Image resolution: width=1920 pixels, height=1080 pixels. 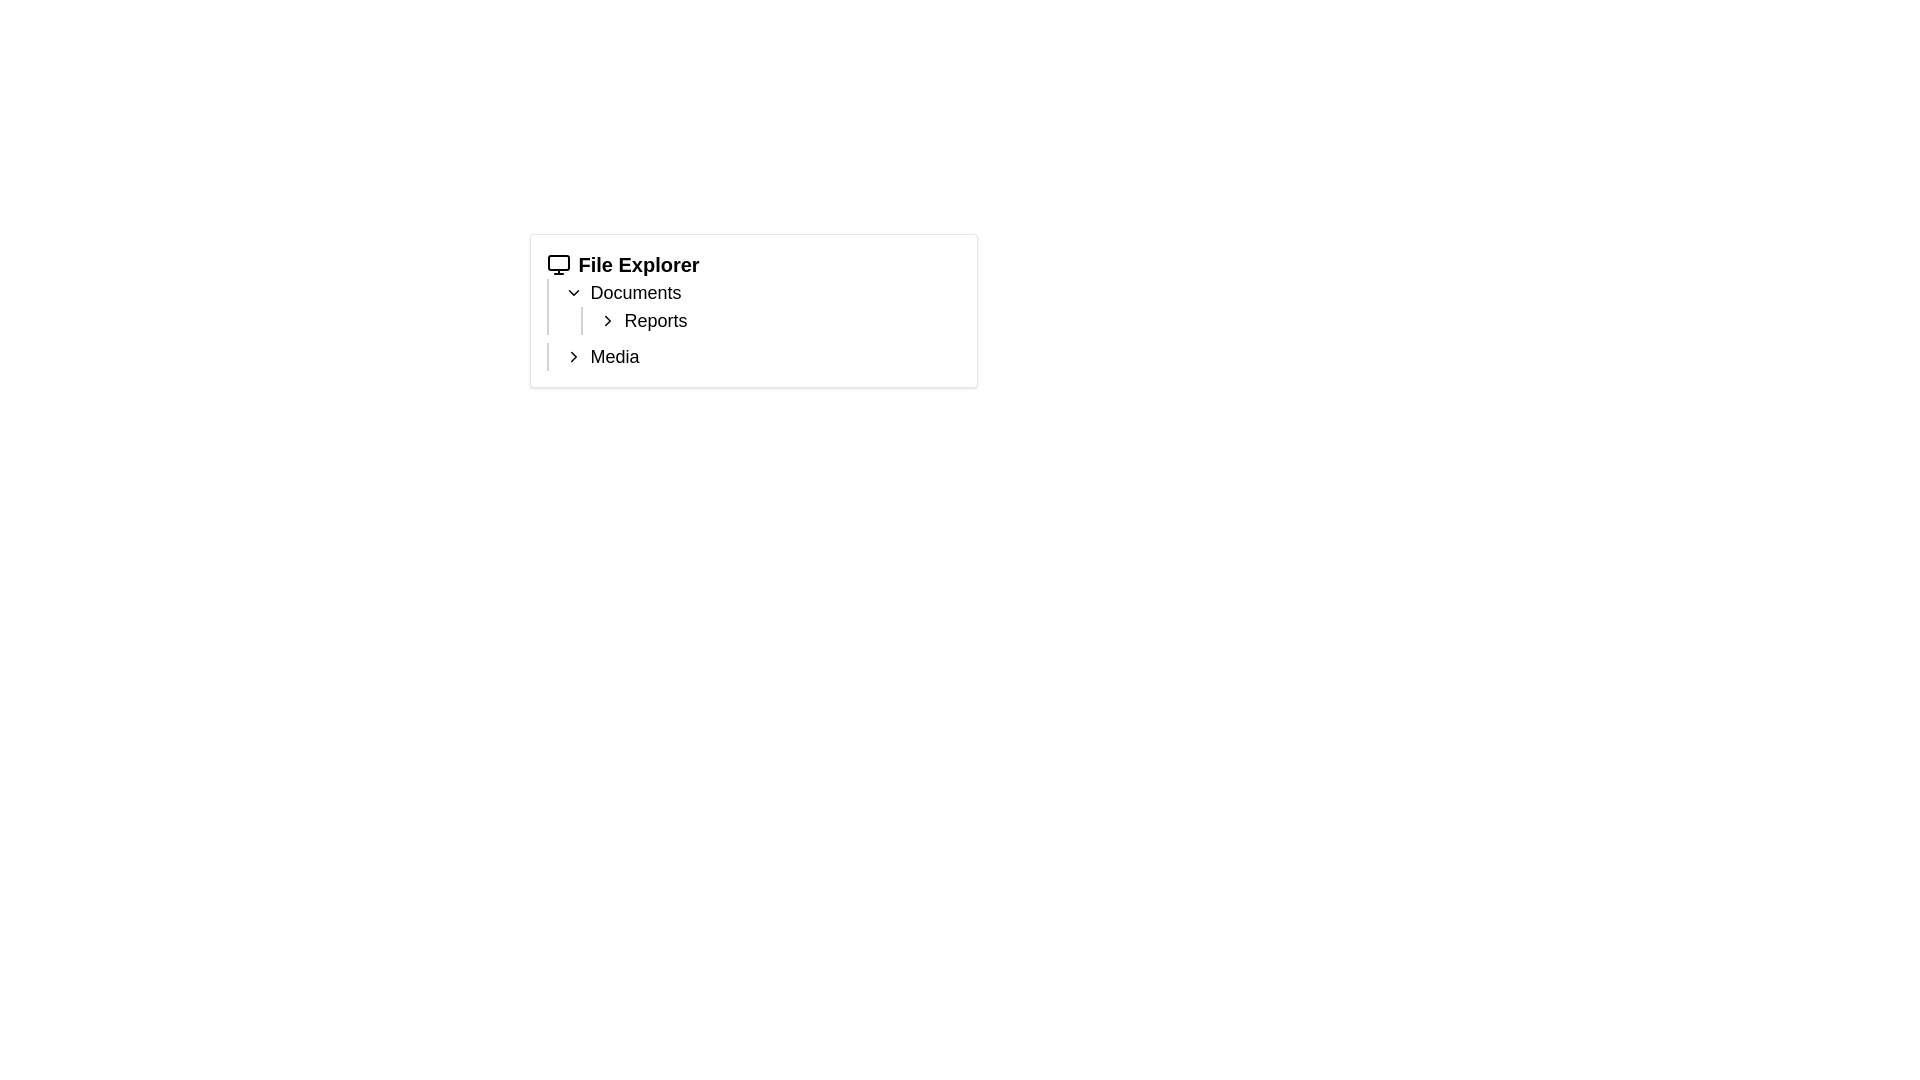 What do you see at coordinates (558, 264) in the screenshot?
I see `the 'File Explorer' icon located to the left of the 'File Explorer' title` at bounding box center [558, 264].